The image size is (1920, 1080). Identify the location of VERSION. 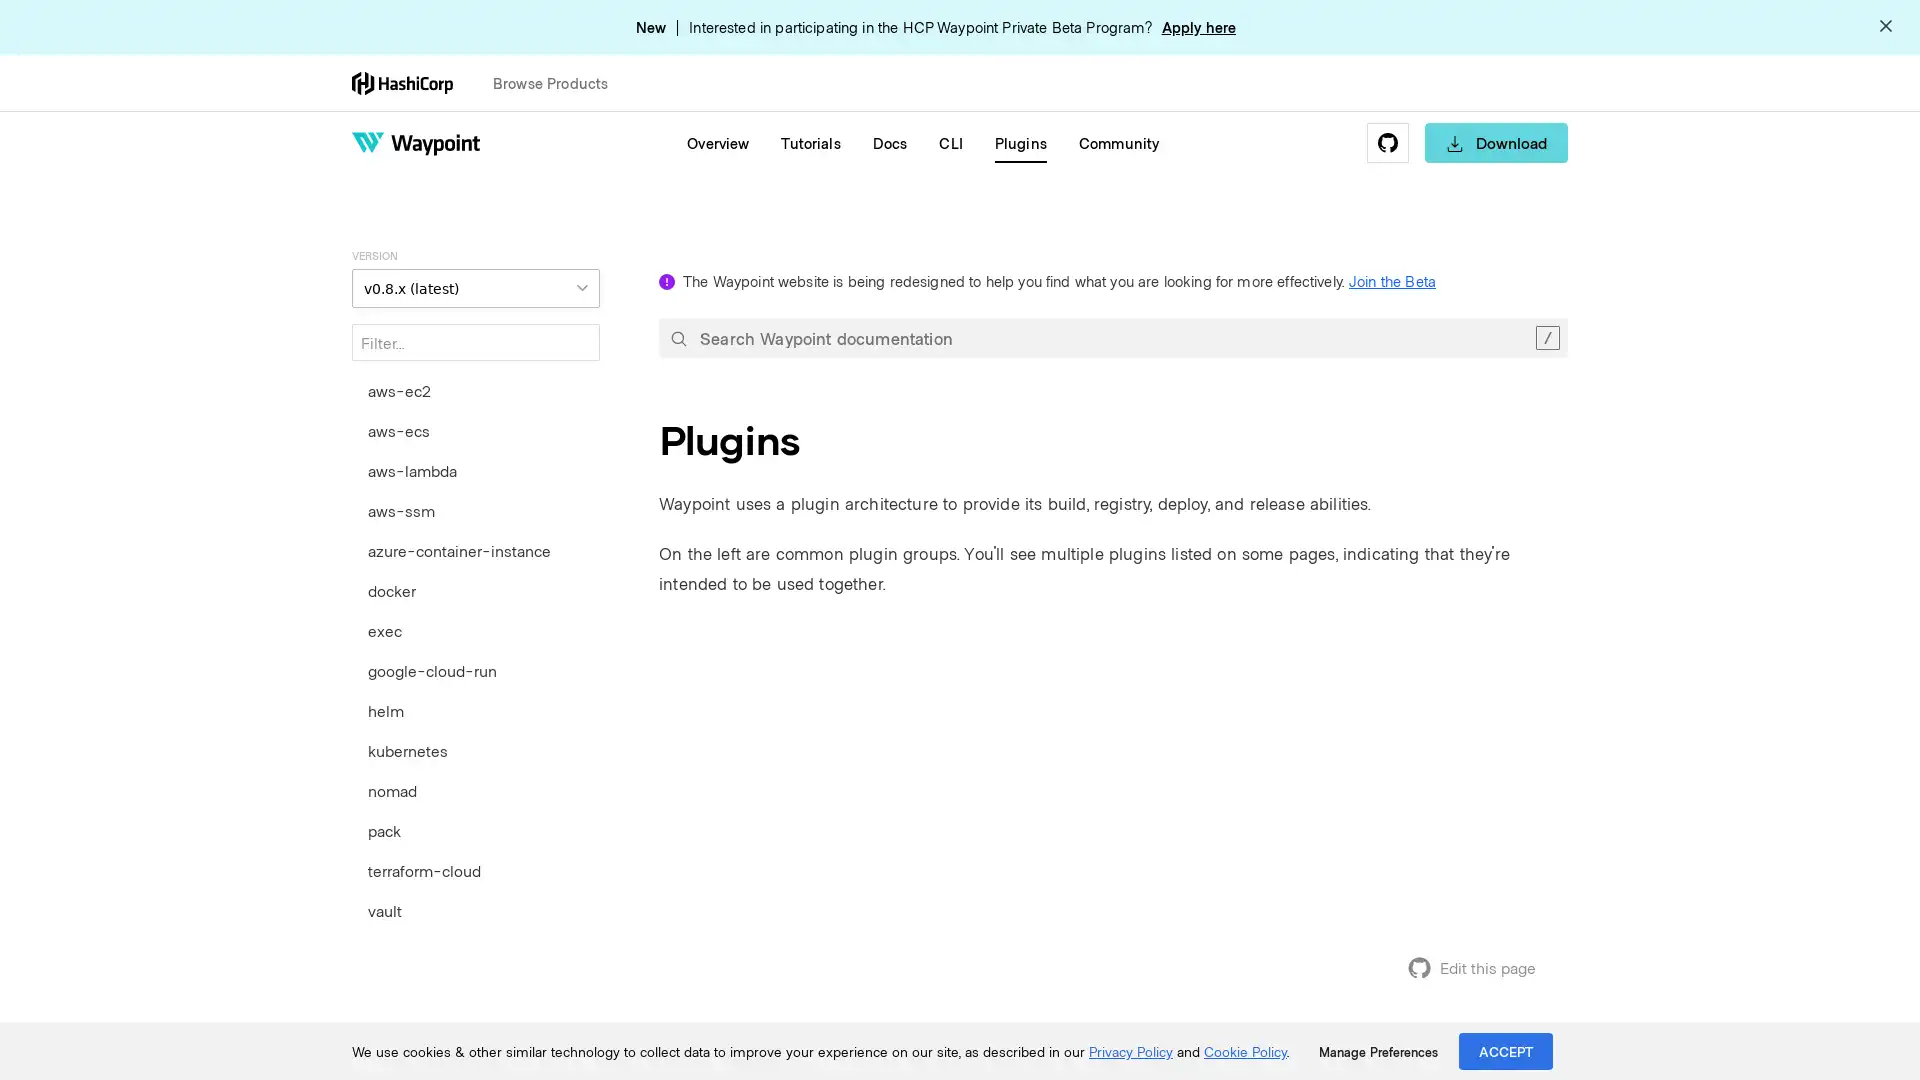
(474, 288).